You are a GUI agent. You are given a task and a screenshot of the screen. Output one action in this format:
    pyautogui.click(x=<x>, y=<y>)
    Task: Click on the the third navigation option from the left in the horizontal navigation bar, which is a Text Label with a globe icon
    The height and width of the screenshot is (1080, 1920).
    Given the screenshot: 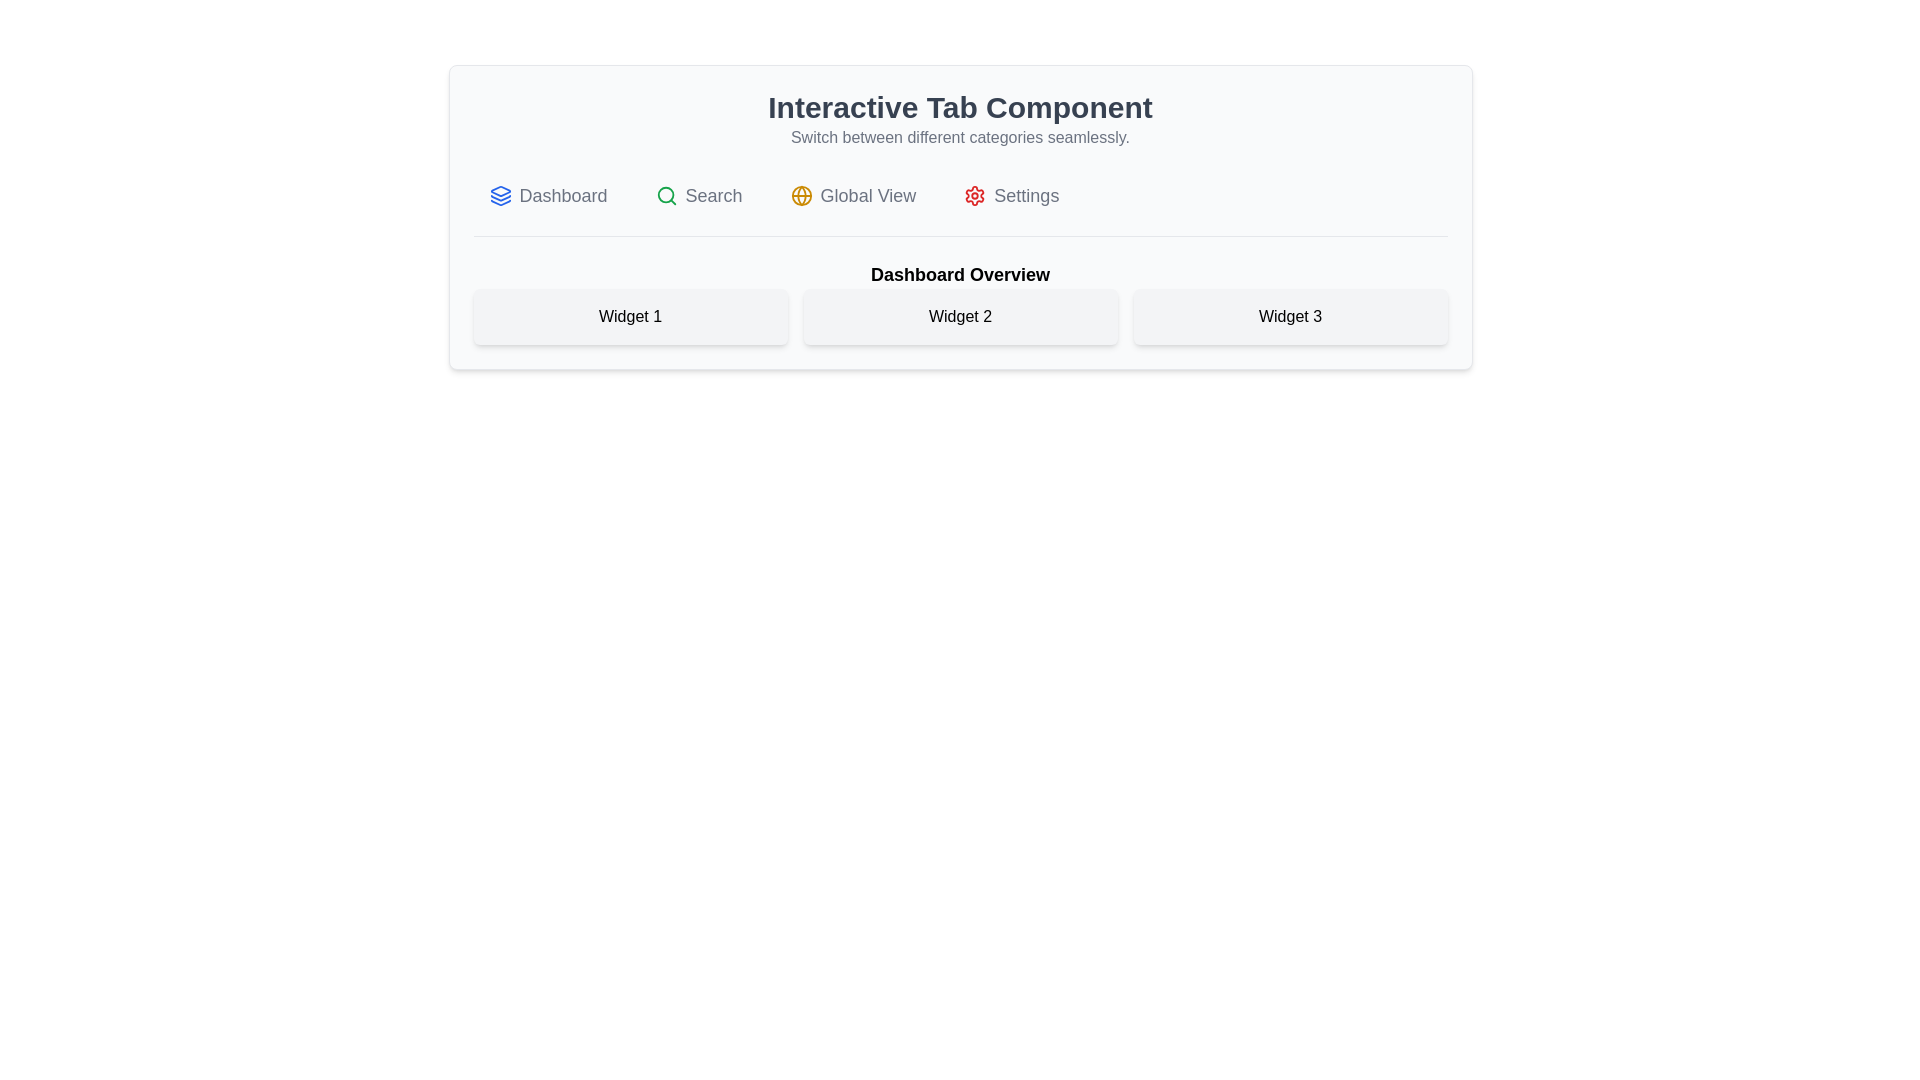 What is the action you would take?
    pyautogui.click(x=868, y=196)
    